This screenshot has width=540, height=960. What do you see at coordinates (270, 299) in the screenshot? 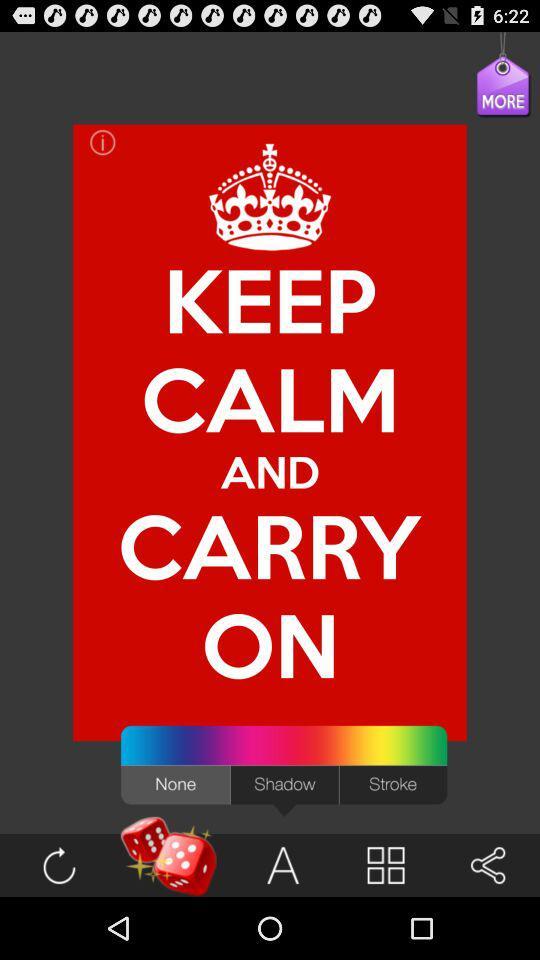
I see `item above and item` at bounding box center [270, 299].